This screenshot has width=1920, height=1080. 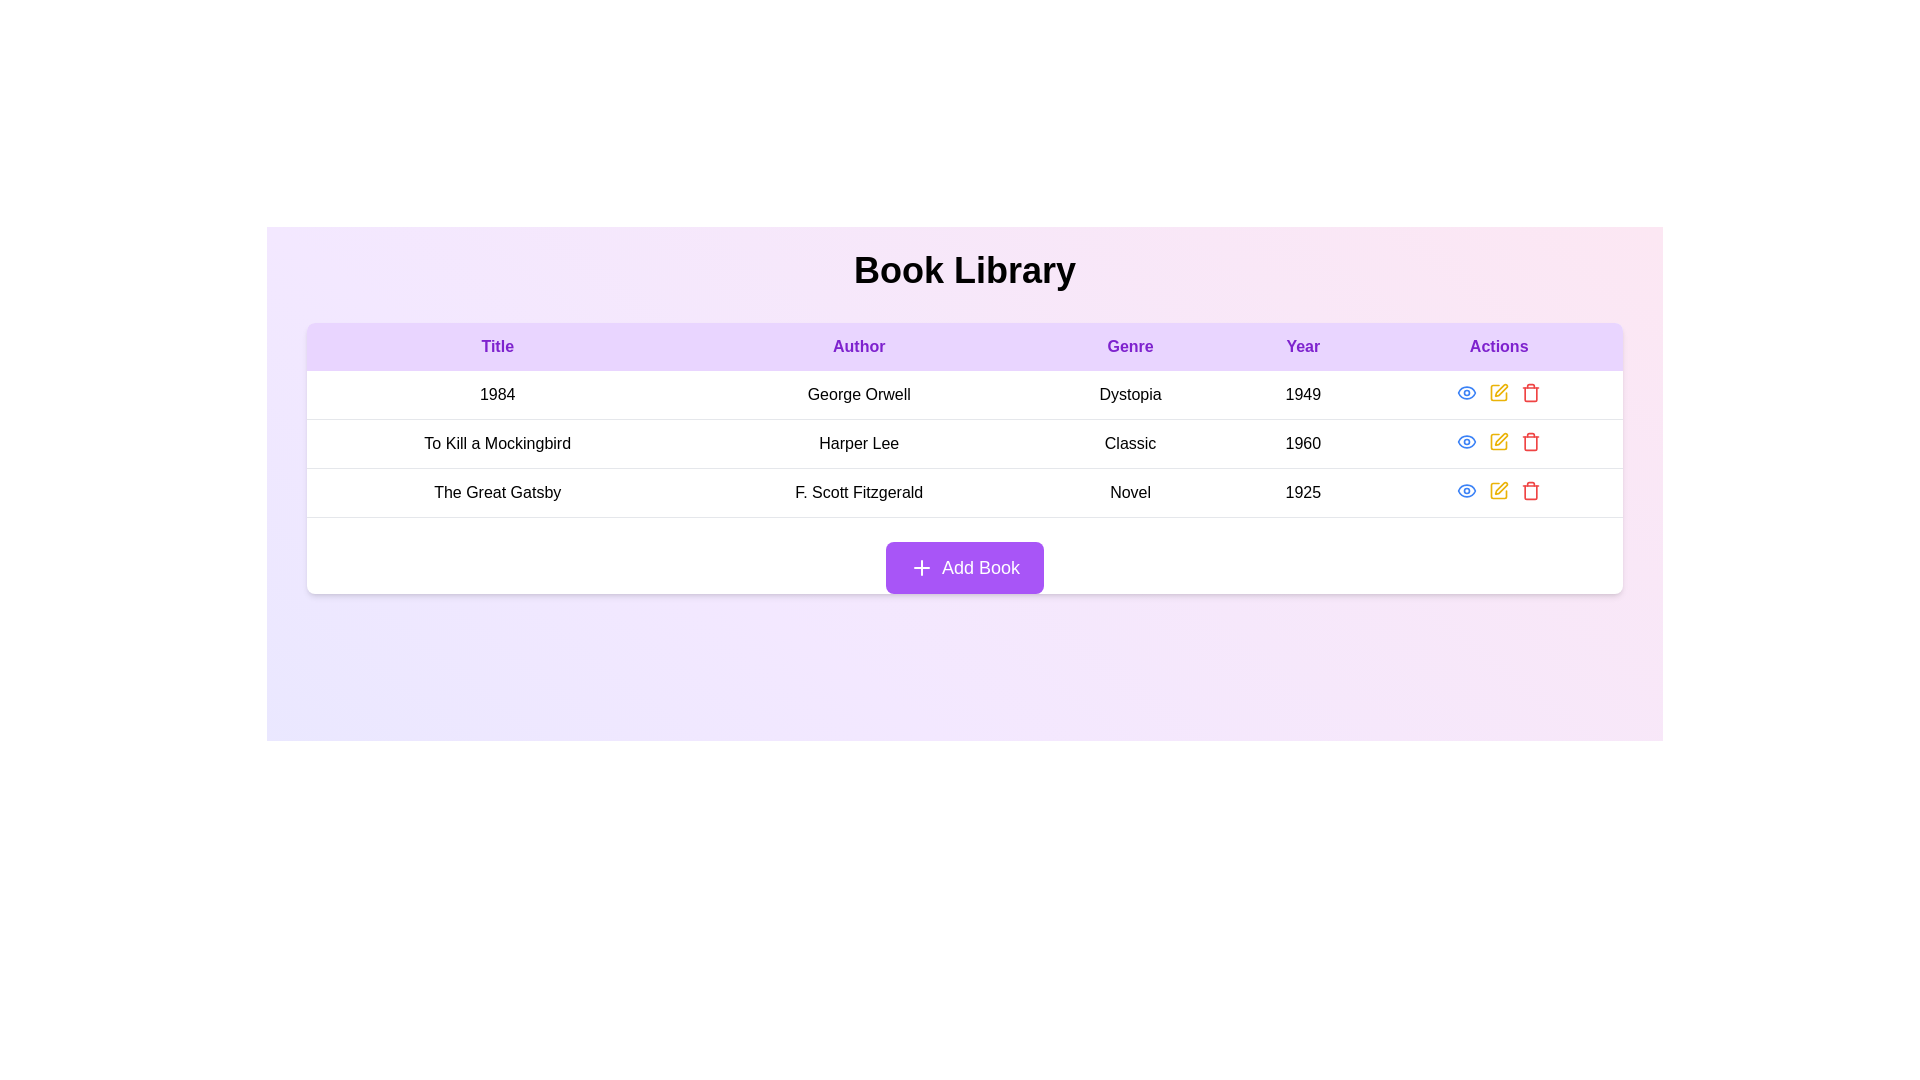 What do you see at coordinates (1303, 395) in the screenshot?
I see `the text label displaying the year '1949' in the 'Year' column of the first row of the book table, which aligns with the book '1984'` at bounding box center [1303, 395].